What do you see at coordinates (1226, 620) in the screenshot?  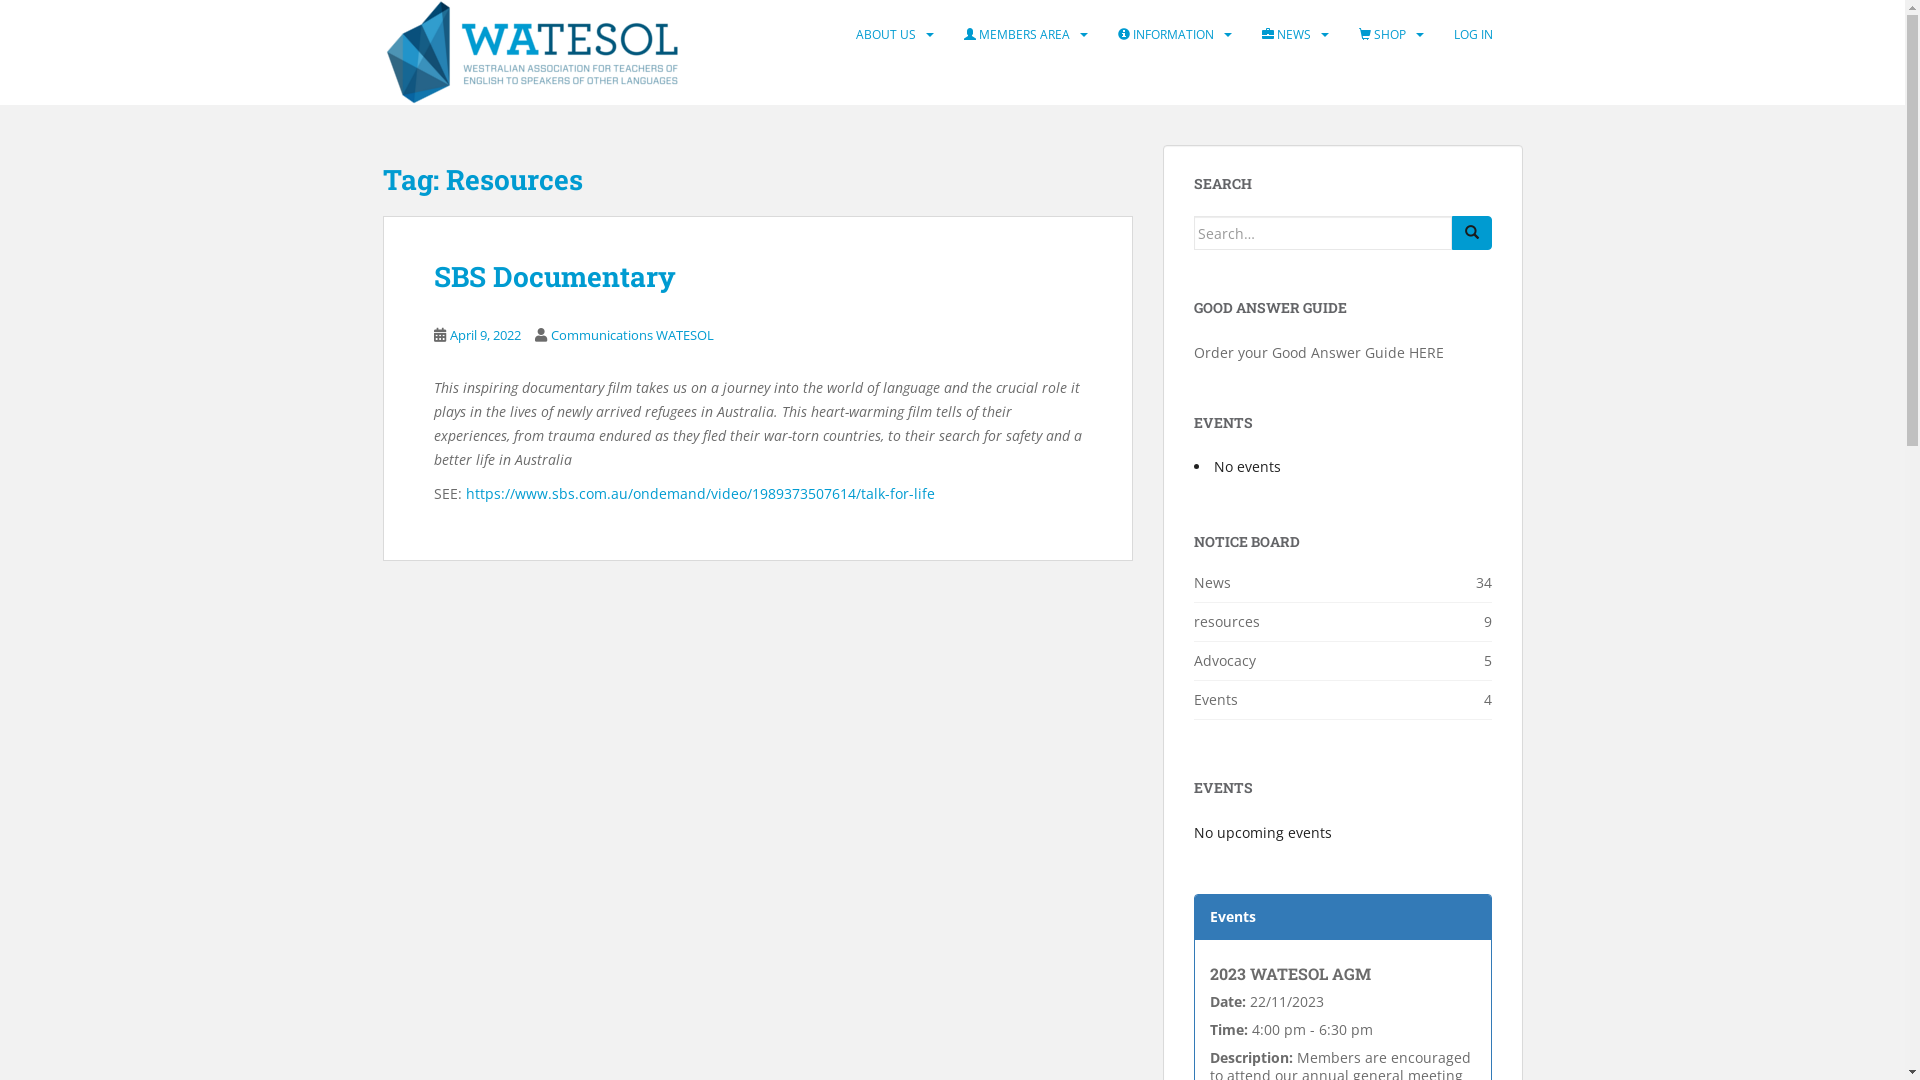 I see `'resources'` at bounding box center [1226, 620].